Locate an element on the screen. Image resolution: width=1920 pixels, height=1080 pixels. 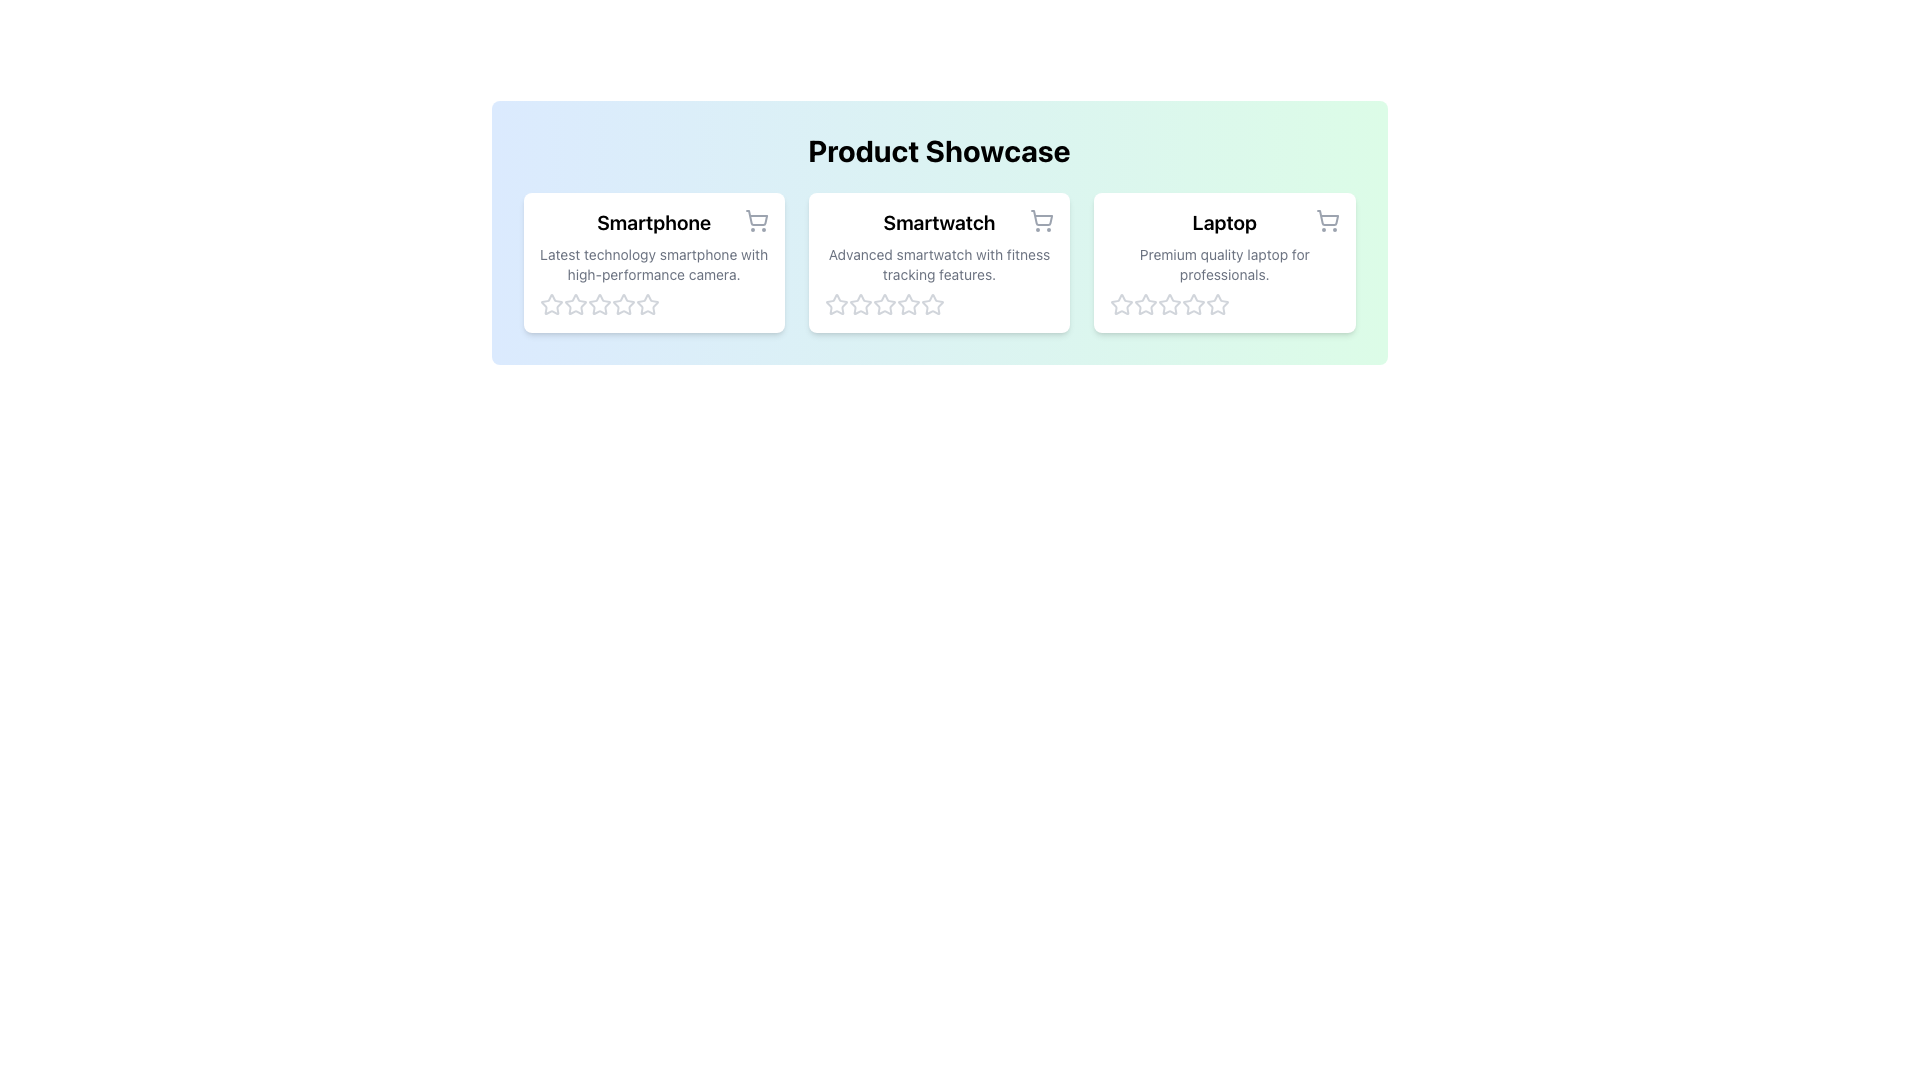
the fourth star in the series of five rating stars on the 'Smartwatch' product card is located at coordinates (907, 304).